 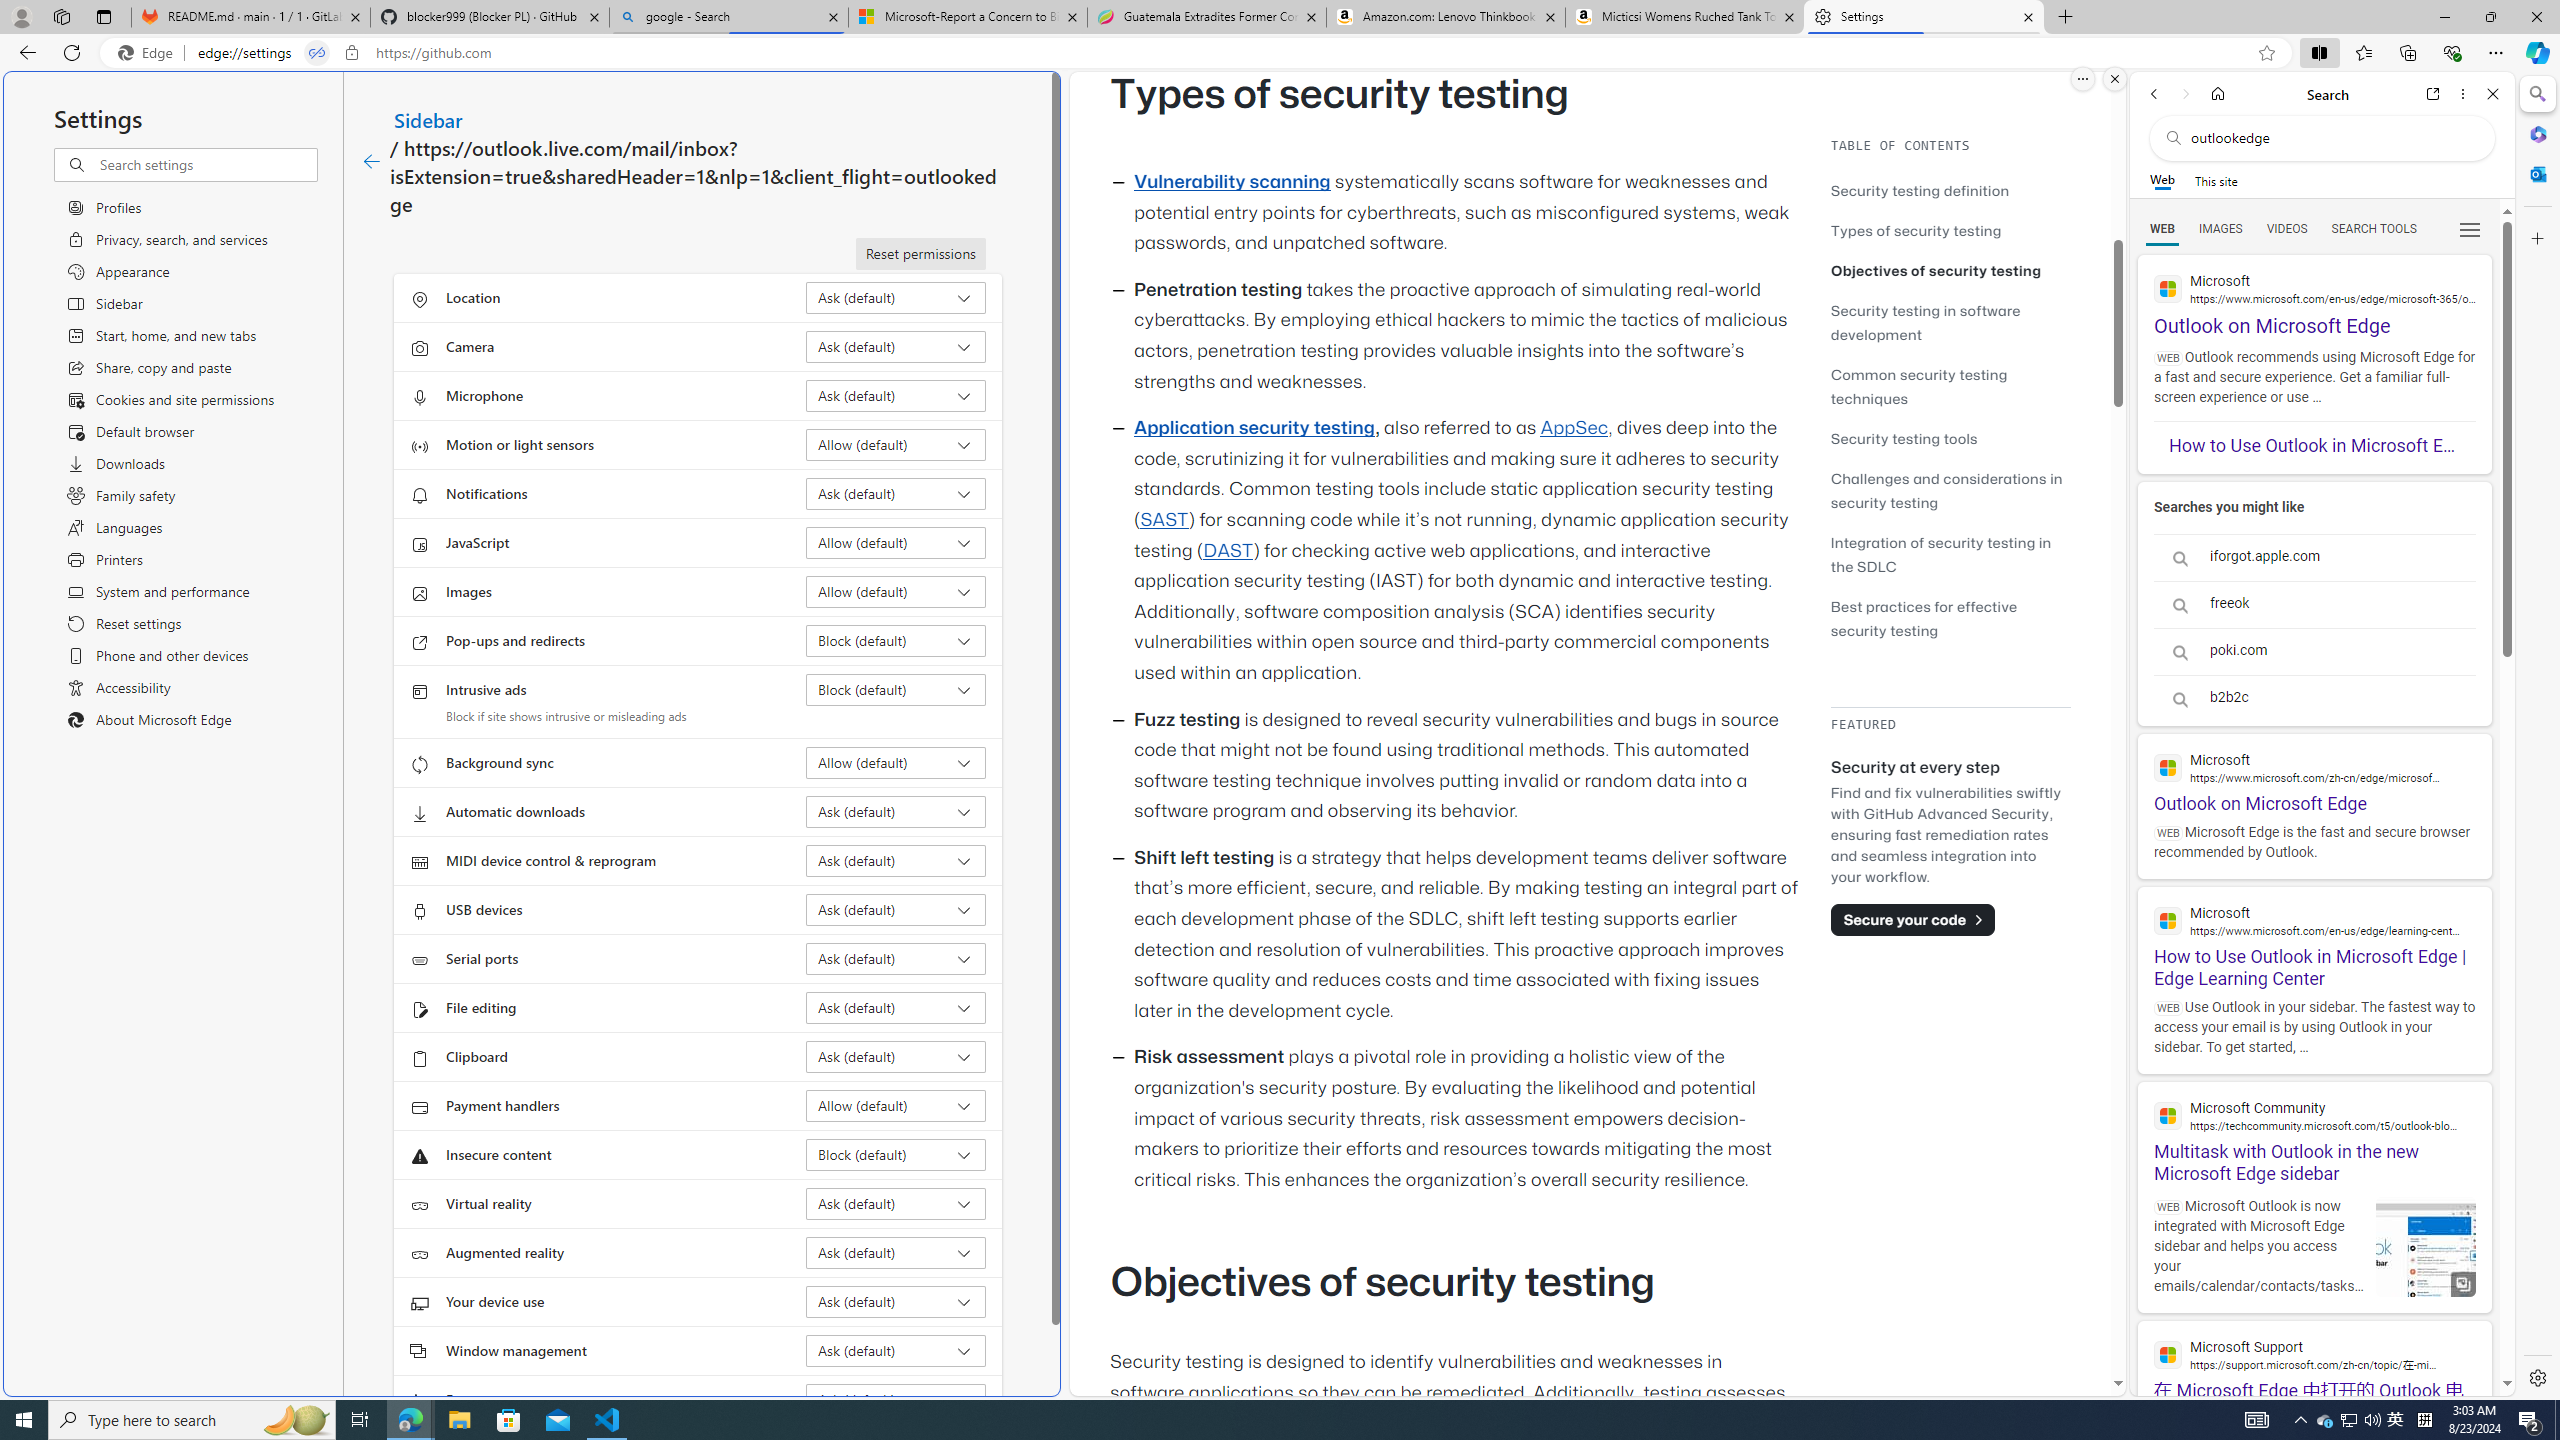 What do you see at coordinates (896, 1007) in the screenshot?
I see `'File editing Ask (default)'` at bounding box center [896, 1007].